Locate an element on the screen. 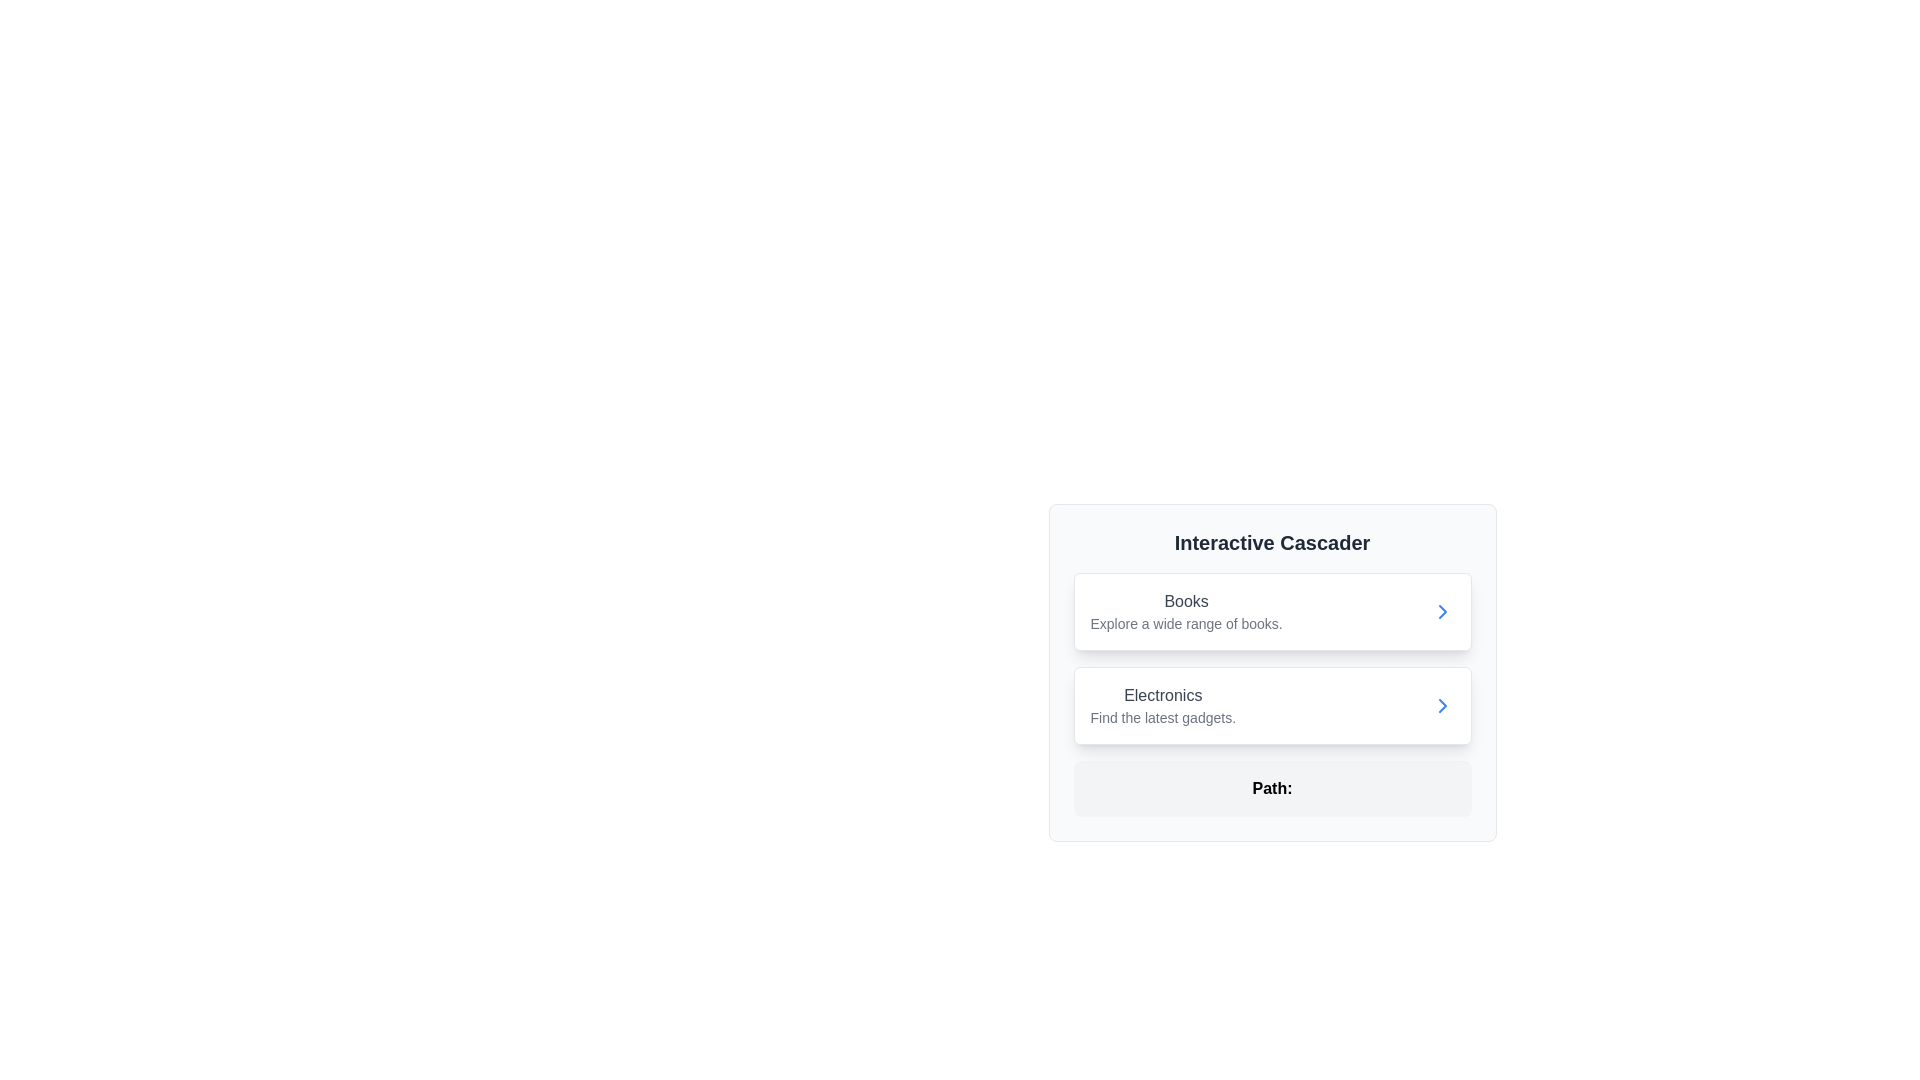 This screenshot has height=1080, width=1920. the chevron icon located in the right area of the 'Books' option box to receive interaction feedback is located at coordinates (1442, 611).